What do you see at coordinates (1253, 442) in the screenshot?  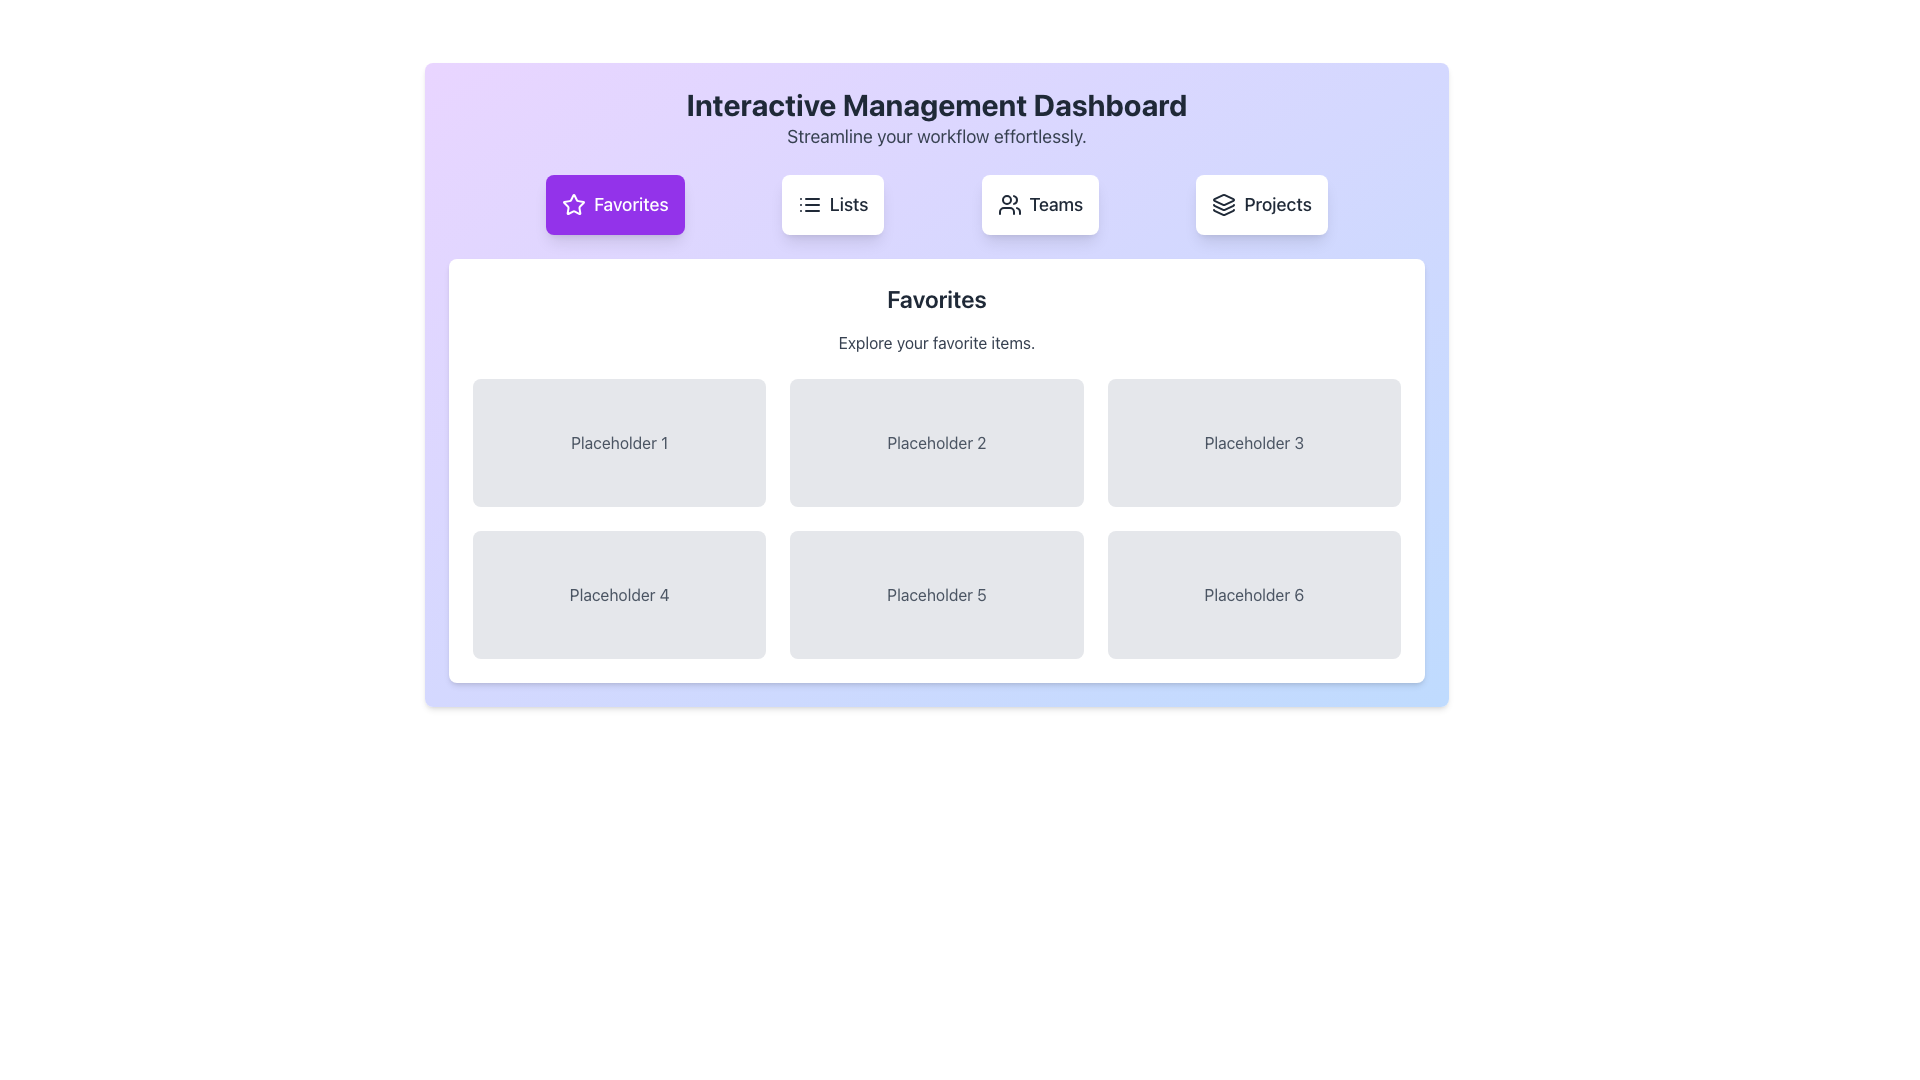 I see `the text label labeled 'Placeholder 3' located in the second row and third column of the grid layout under the 'Favorites' section` at bounding box center [1253, 442].